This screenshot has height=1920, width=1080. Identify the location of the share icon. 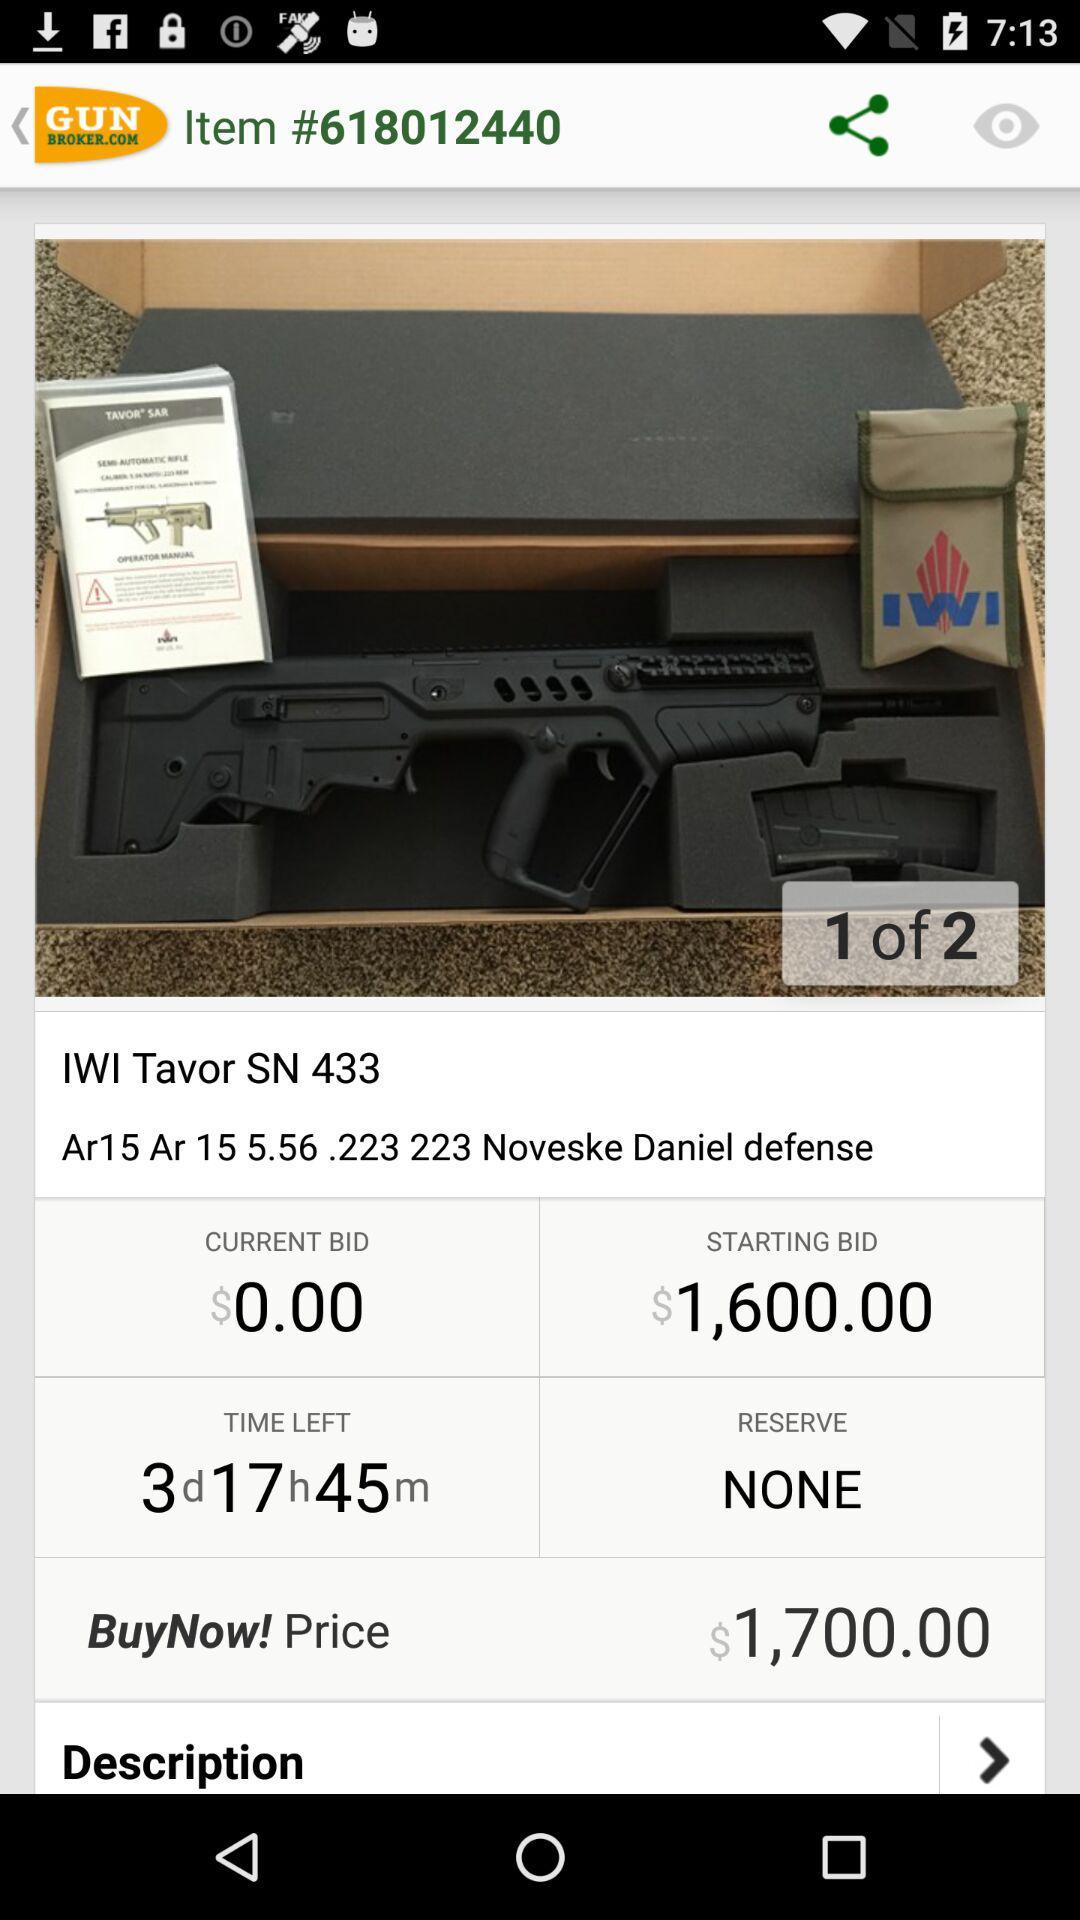
(858, 124).